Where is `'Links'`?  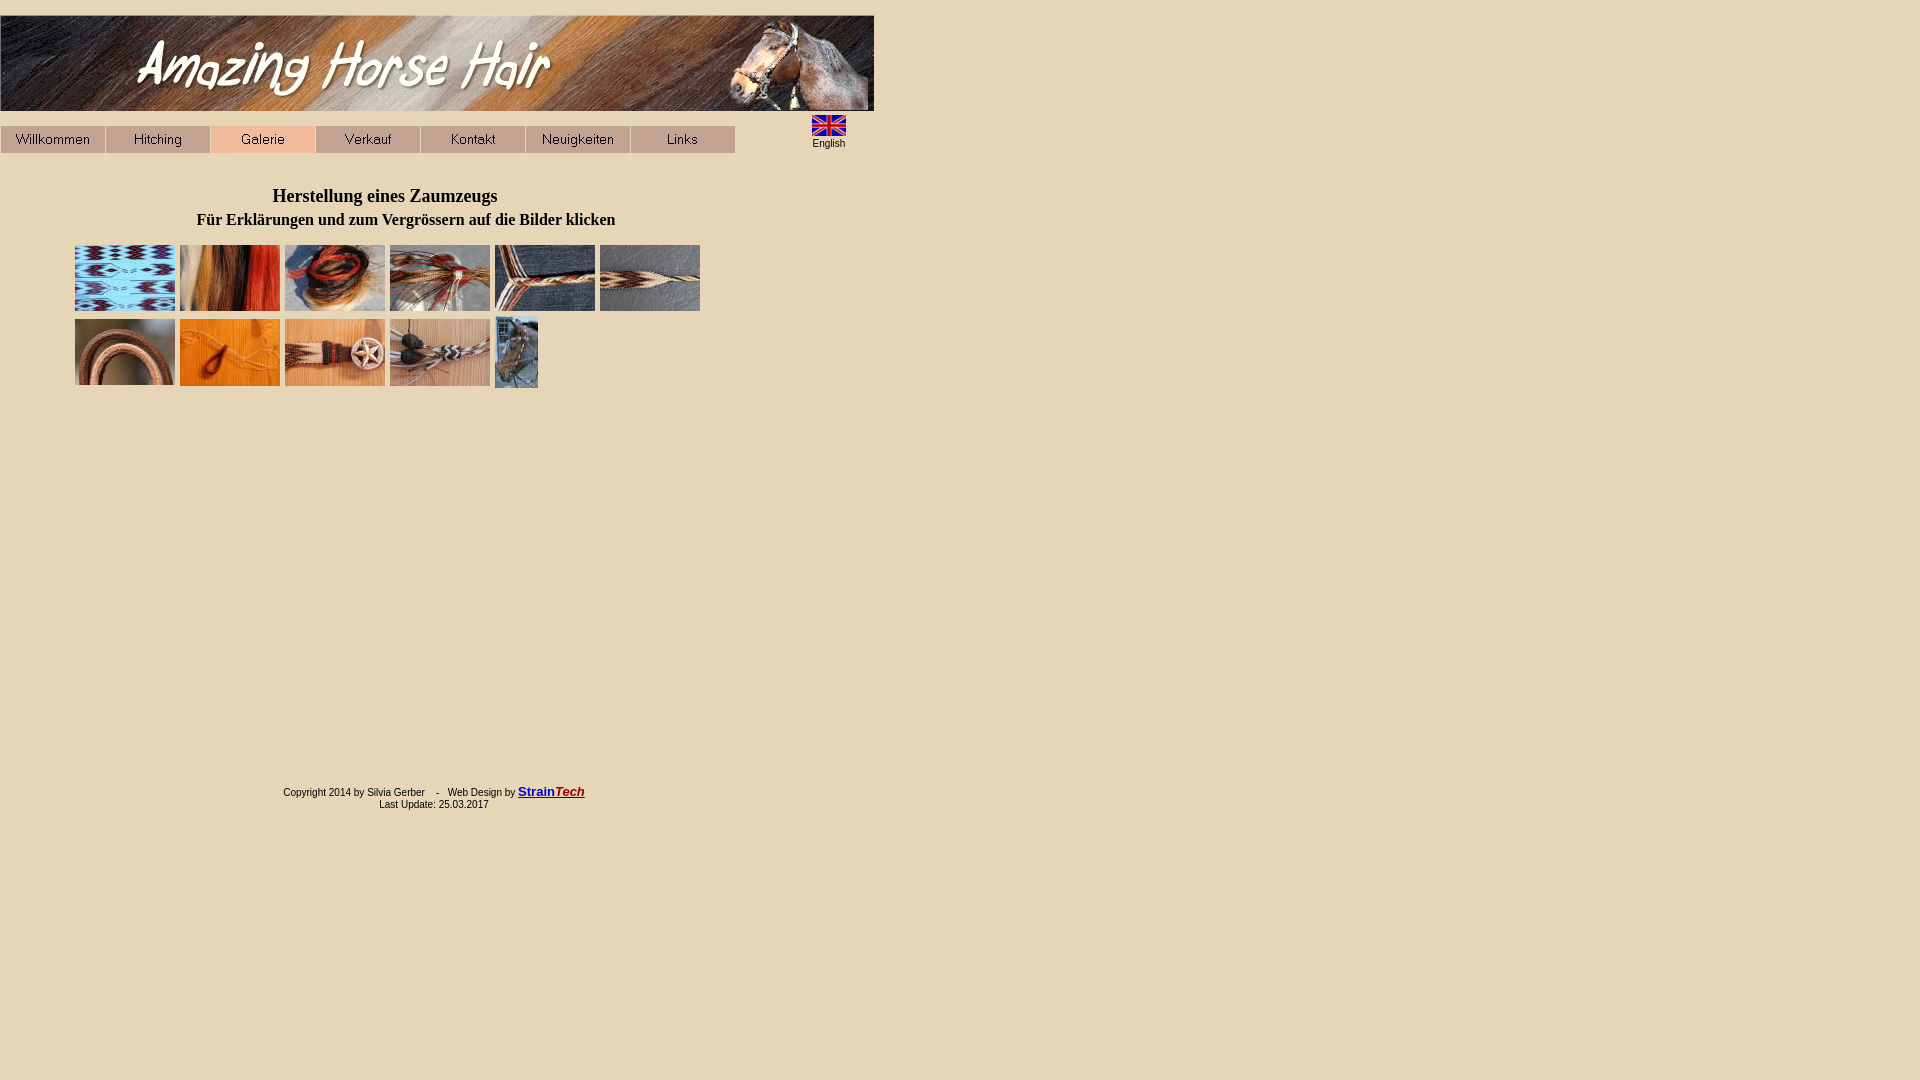
'Links' is located at coordinates (682, 138).